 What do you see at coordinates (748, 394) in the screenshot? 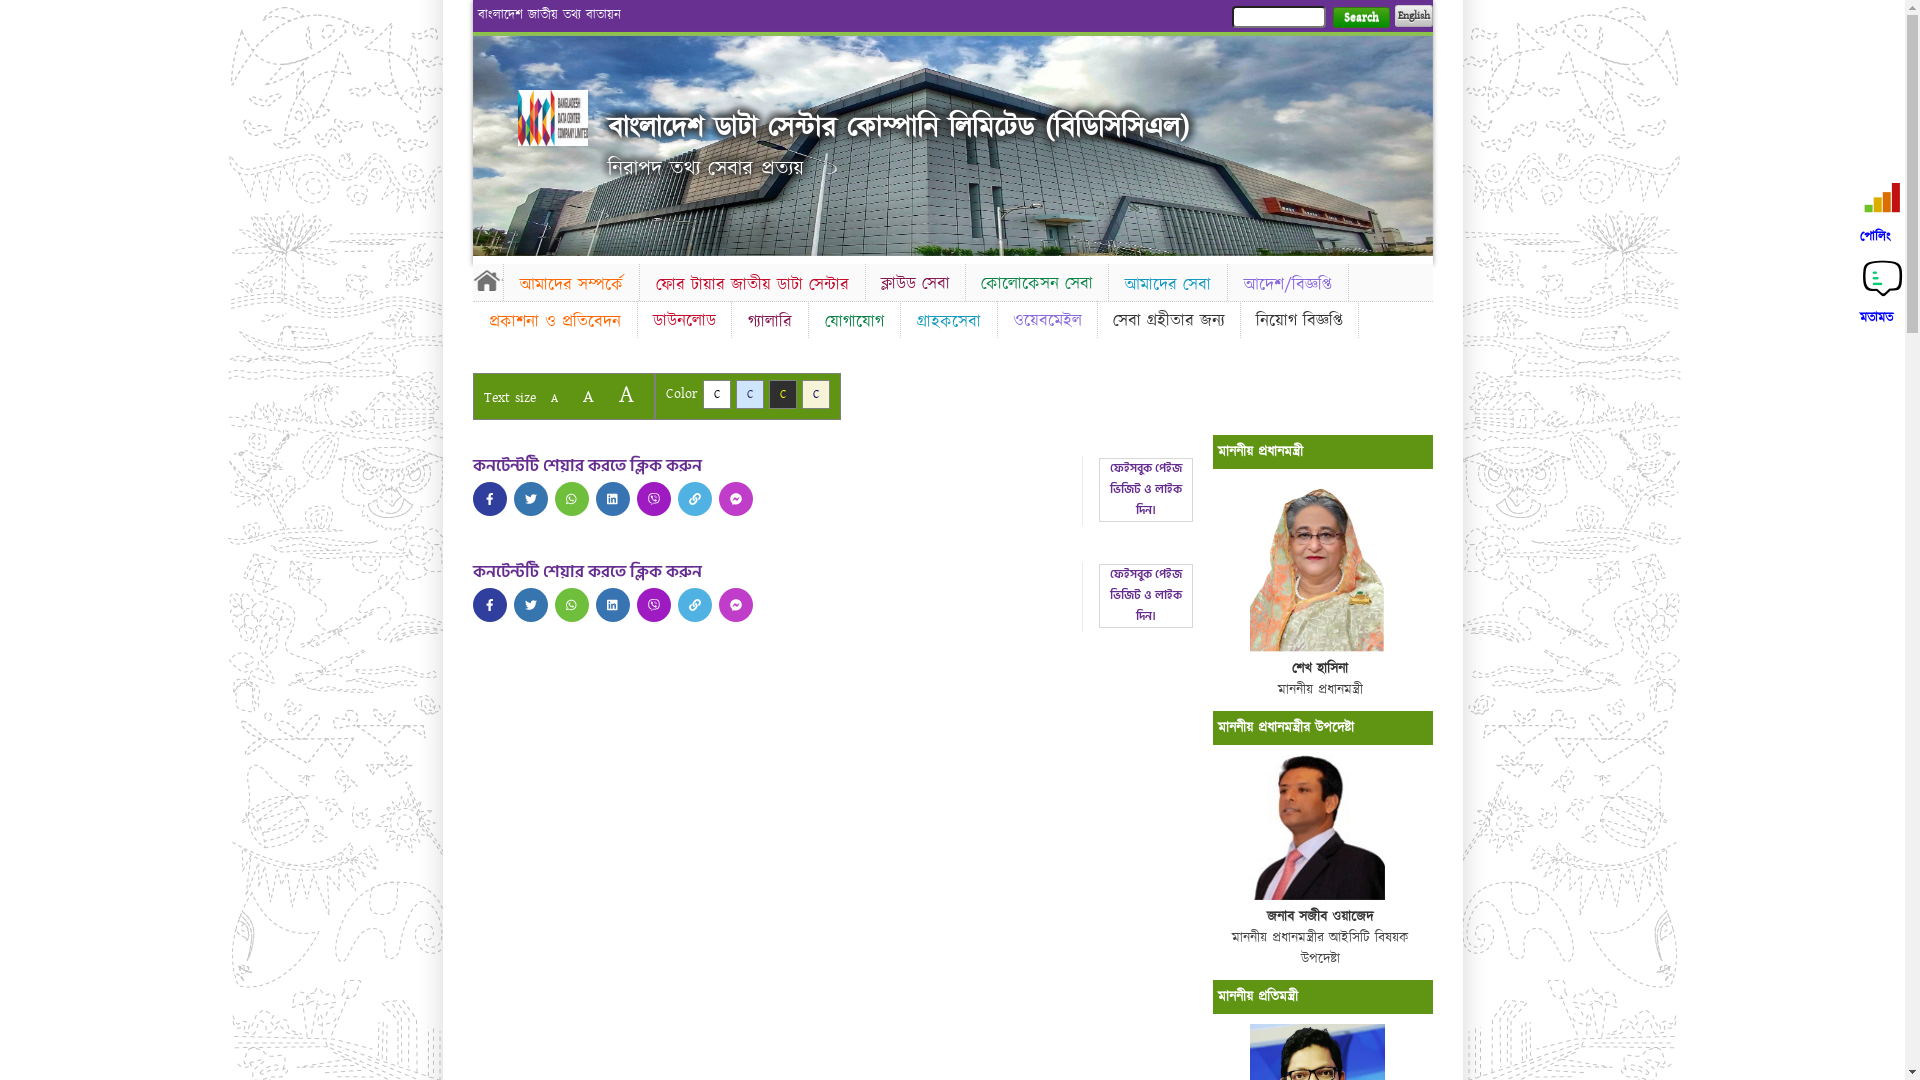
I see `'C'` at bounding box center [748, 394].